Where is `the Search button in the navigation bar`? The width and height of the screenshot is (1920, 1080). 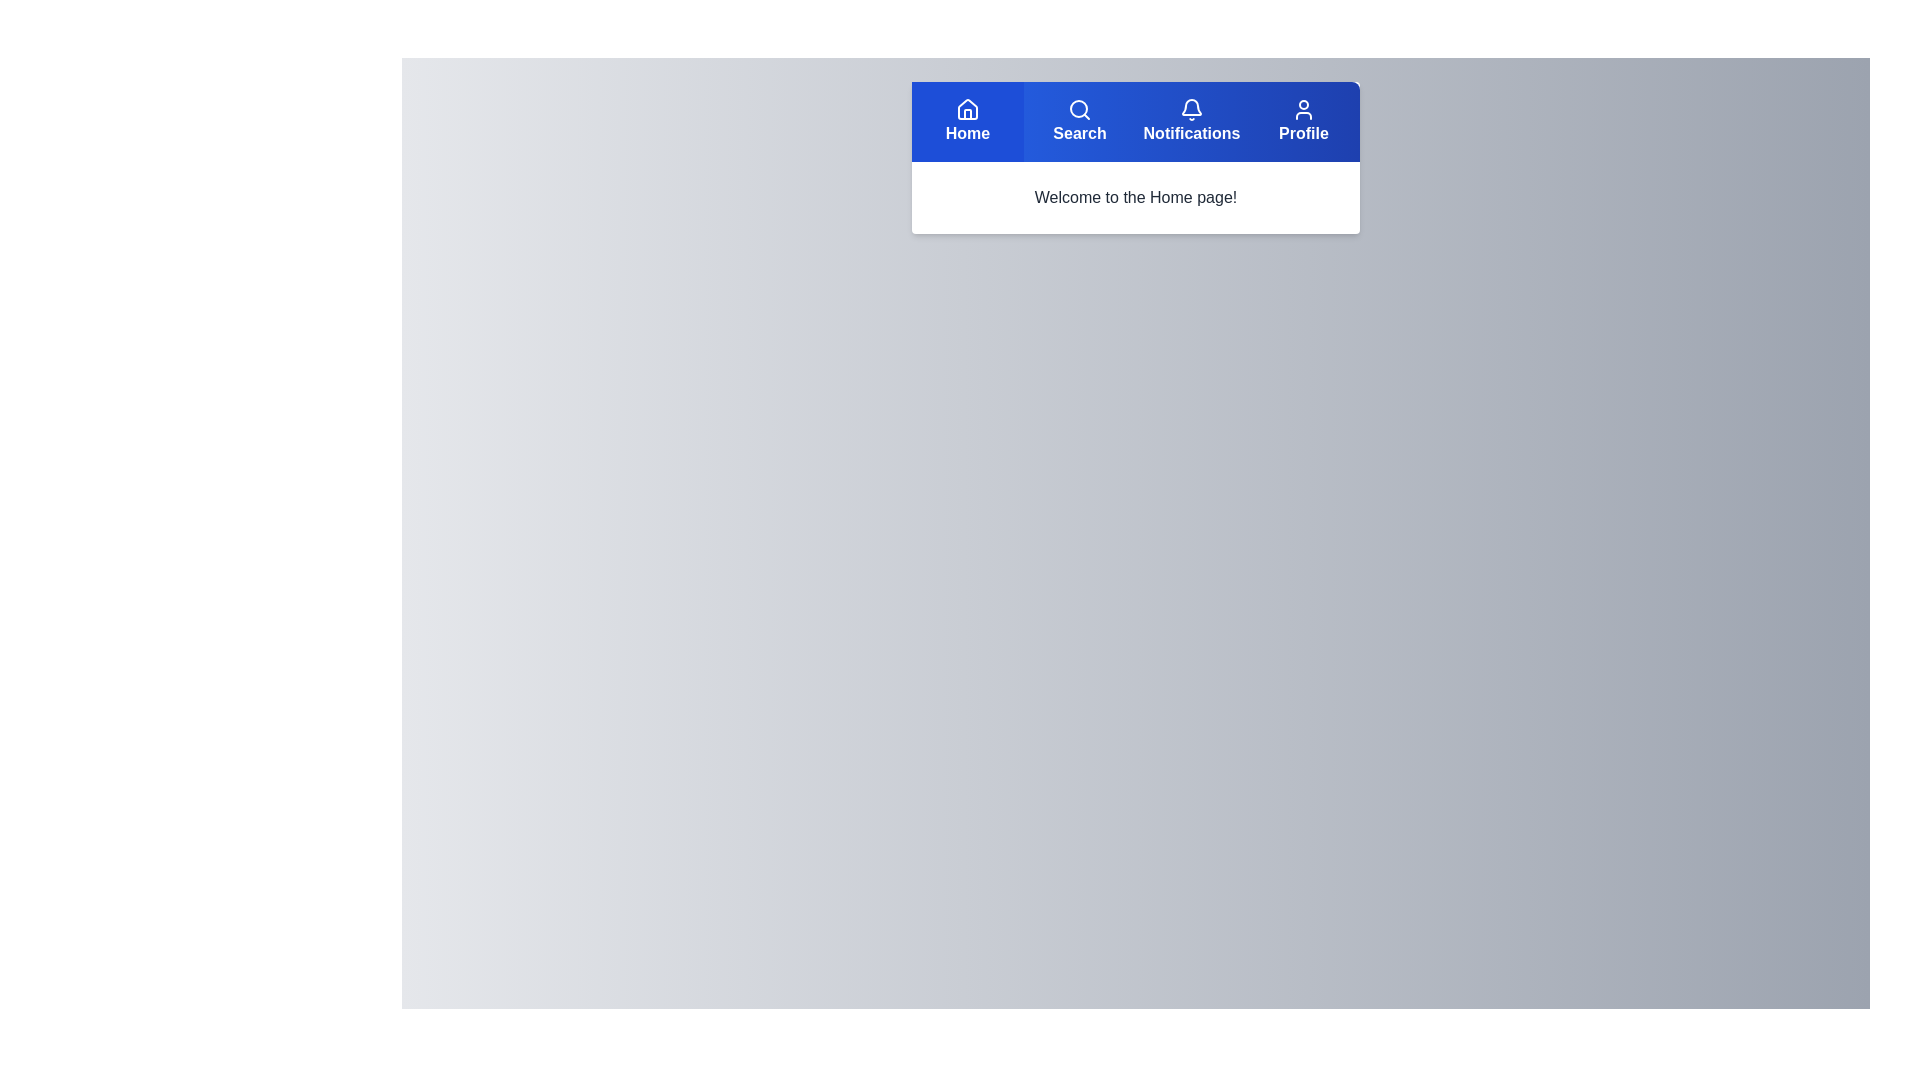
the Search button in the navigation bar is located at coordinates (1079, 122).